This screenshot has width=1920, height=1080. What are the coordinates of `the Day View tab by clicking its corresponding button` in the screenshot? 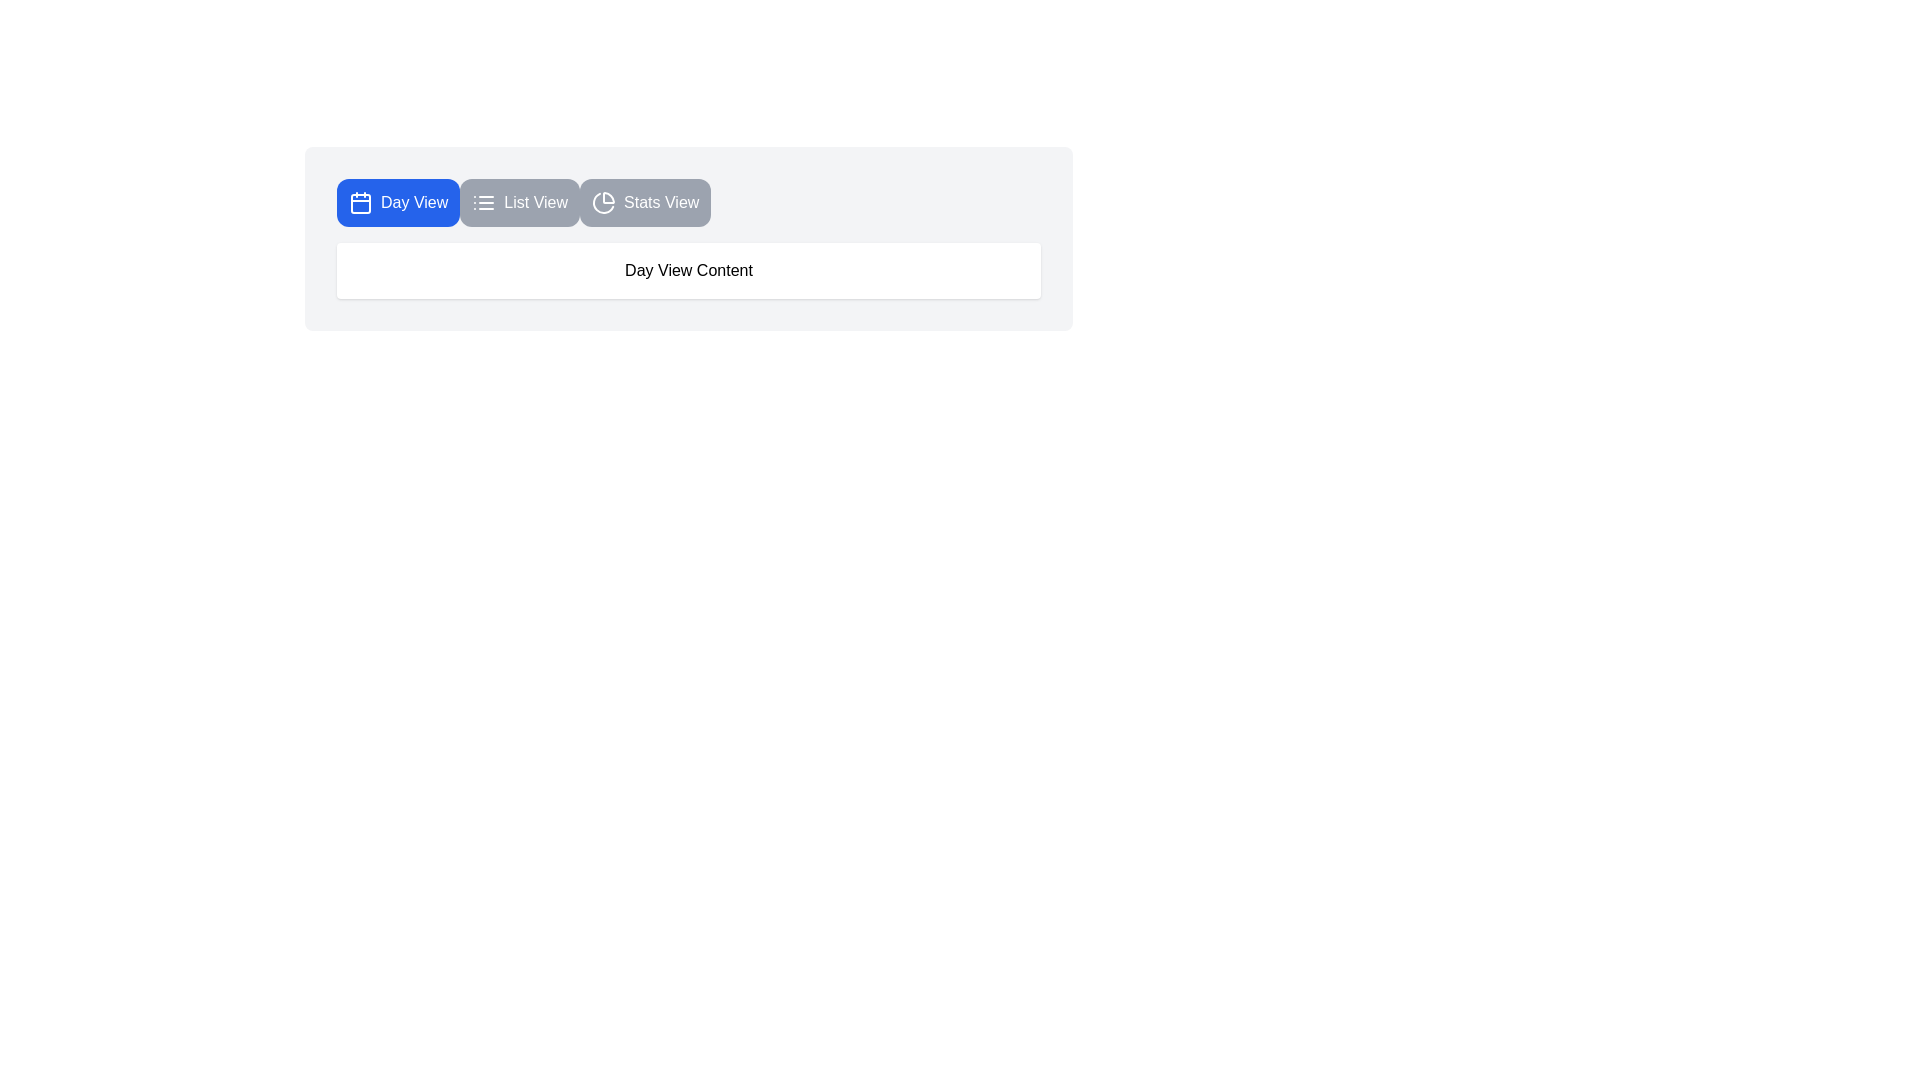 It's located at (398, 203).